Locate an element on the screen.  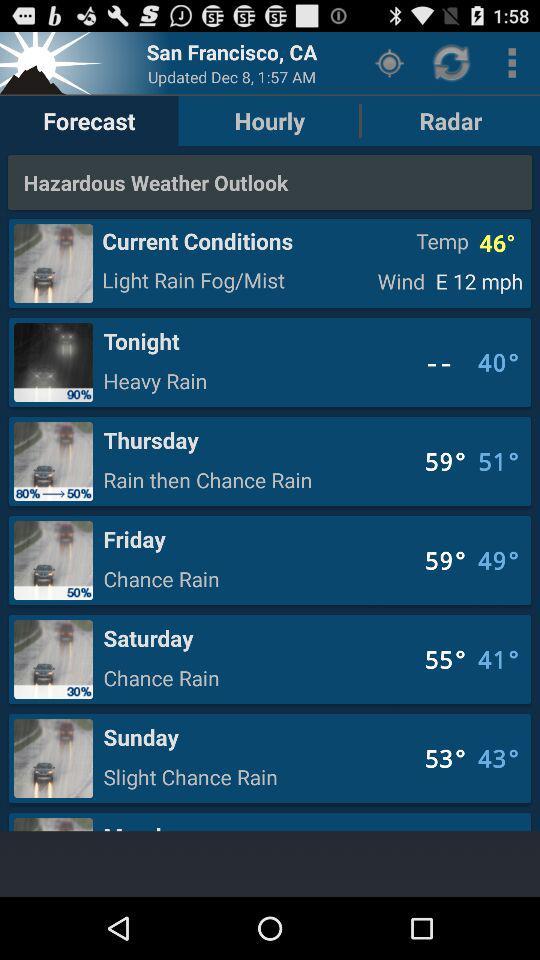
get weather information is located at coordinates (53, 62).